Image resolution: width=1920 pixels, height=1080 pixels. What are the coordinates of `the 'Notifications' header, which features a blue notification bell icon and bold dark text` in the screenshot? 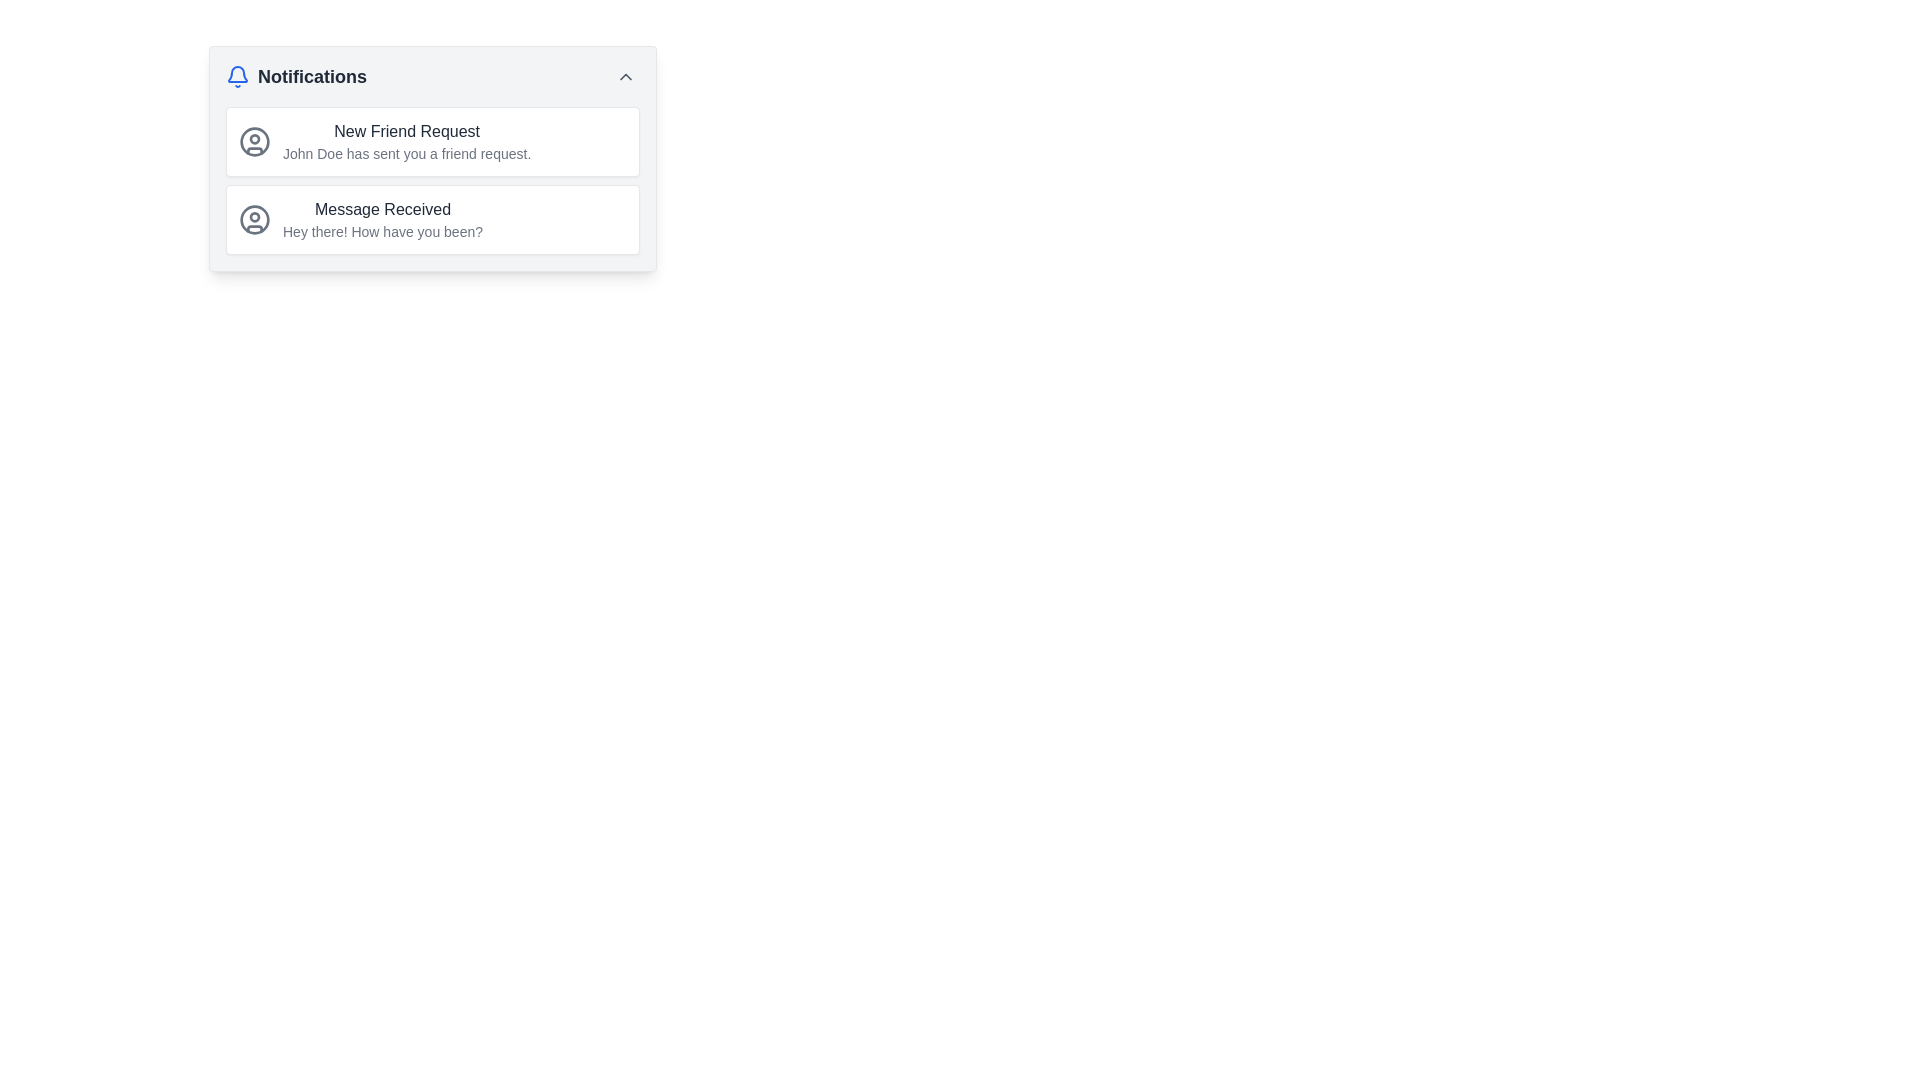 It's located at (295, 76).